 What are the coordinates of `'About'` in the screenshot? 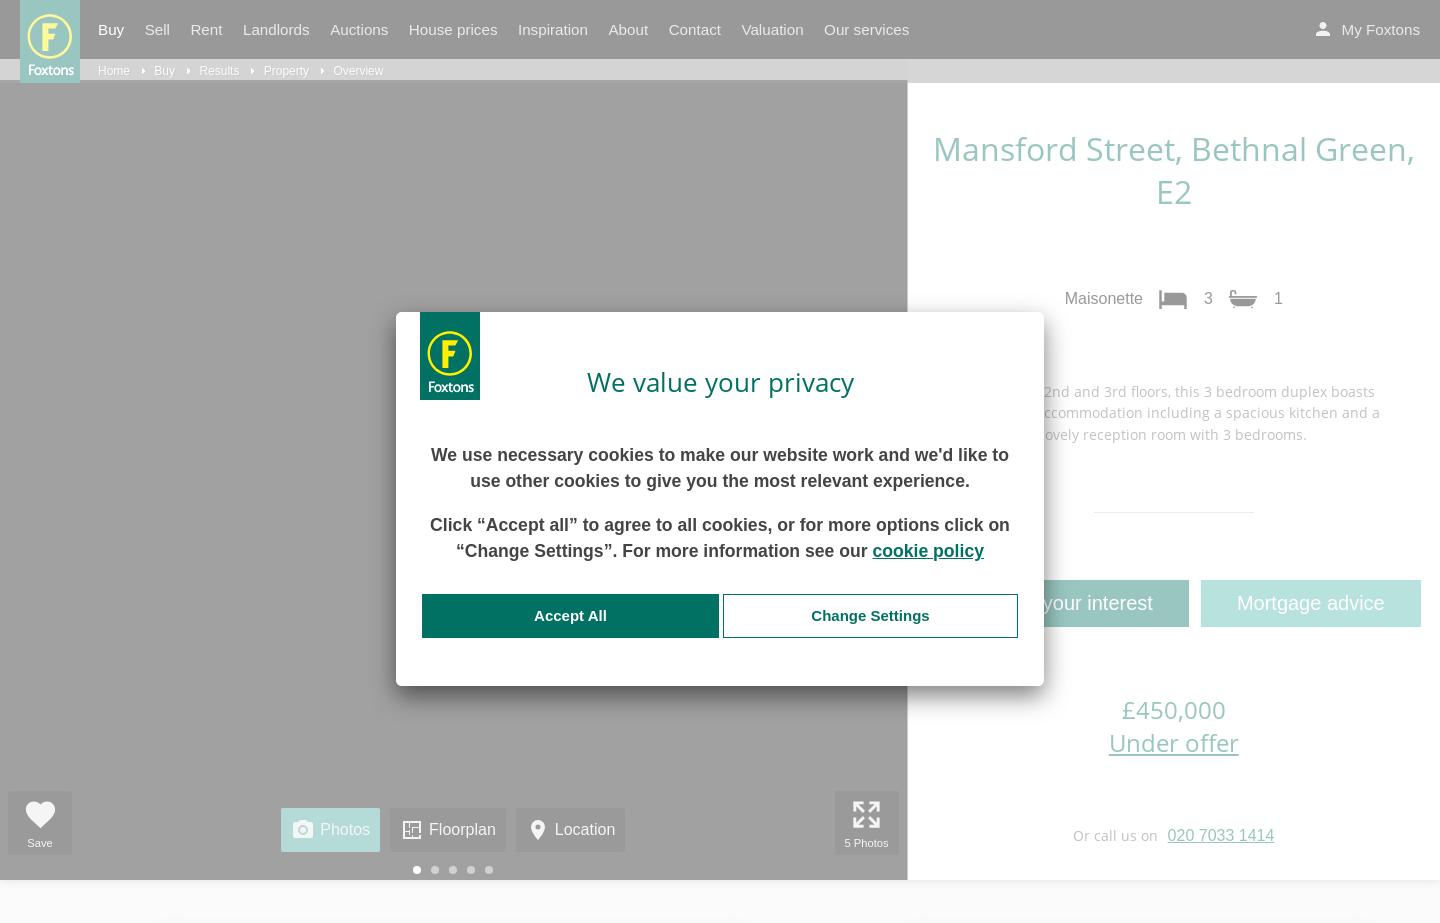 It's located at (626, 29).